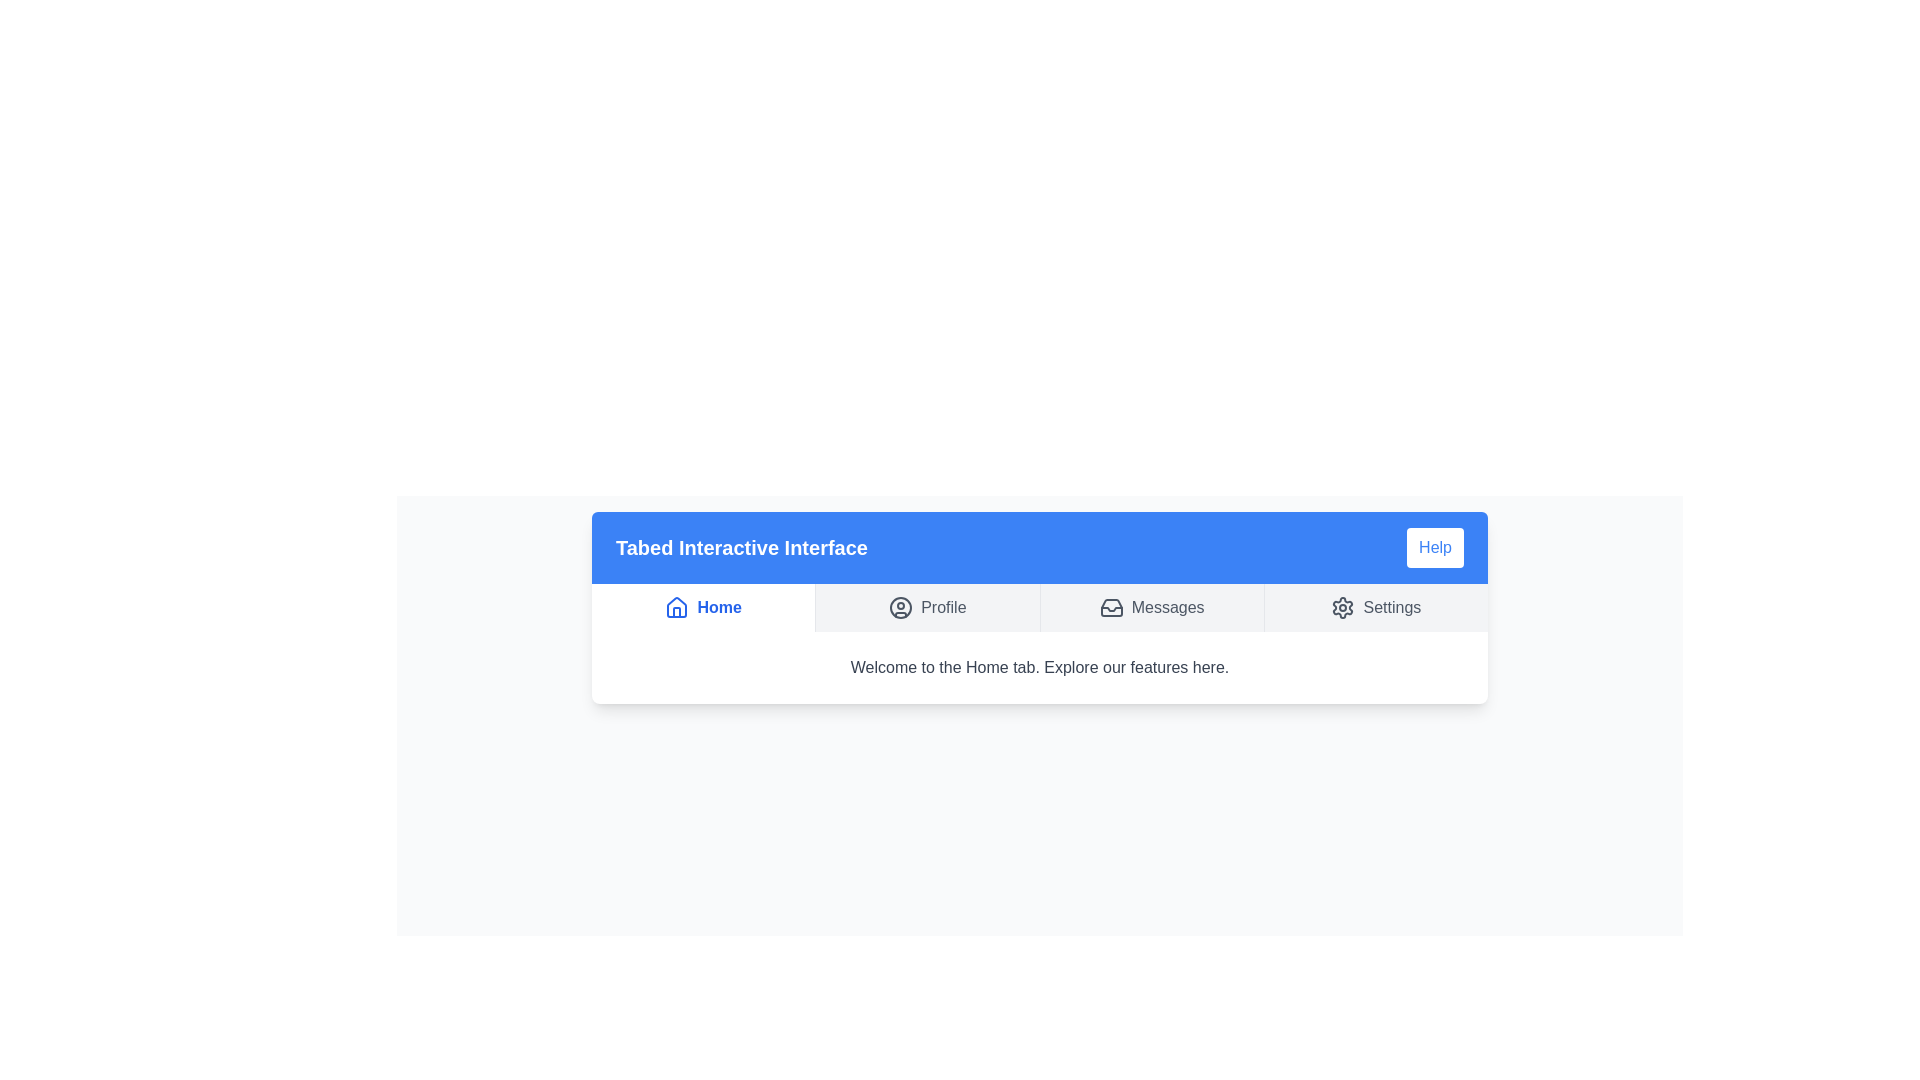 This screenshot has width=1920, height=1080. What do you see at coordinates (703, 607) in the screenshot?
I see `the 'Home' text label in the navigation bar to trigger hover effects` at bounding box center [703, 607].